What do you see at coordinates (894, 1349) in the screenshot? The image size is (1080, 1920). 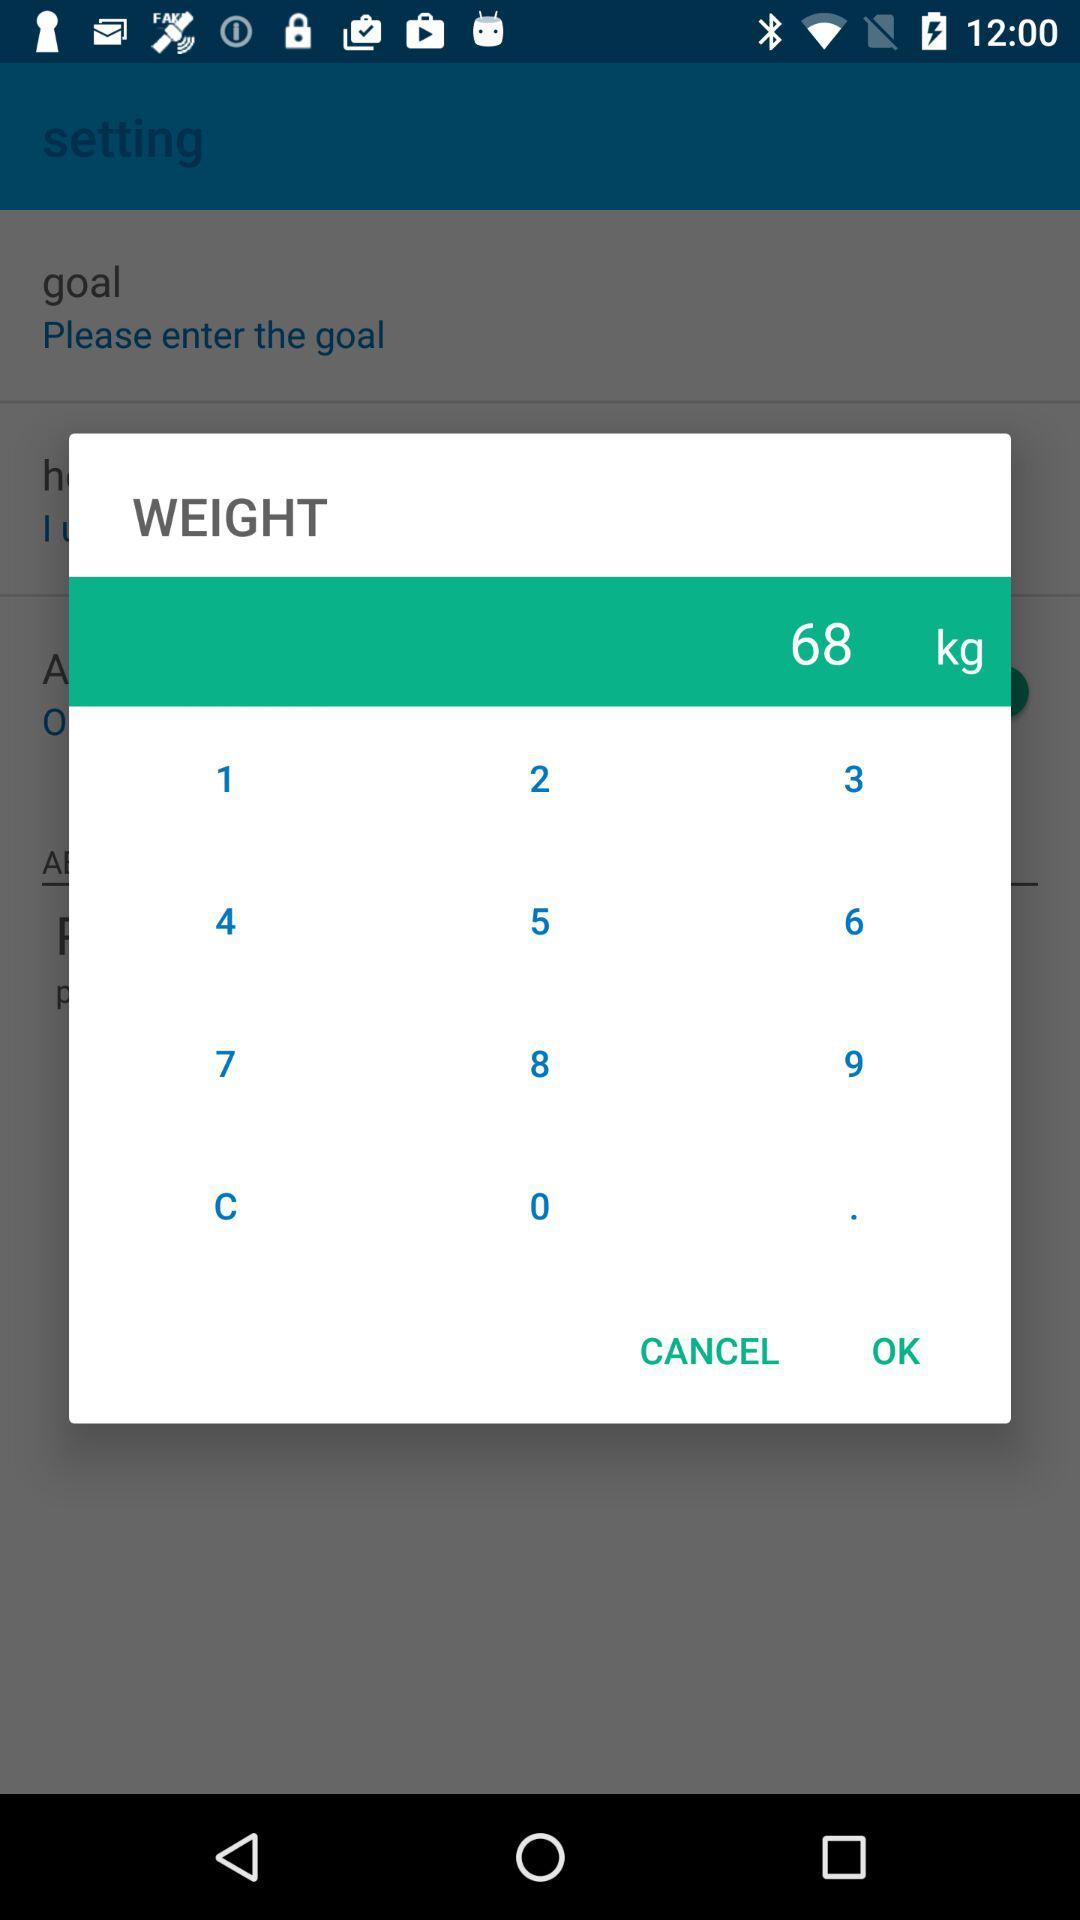 I see `icon to the right of cancel item` at bounding box center [894, 1349].